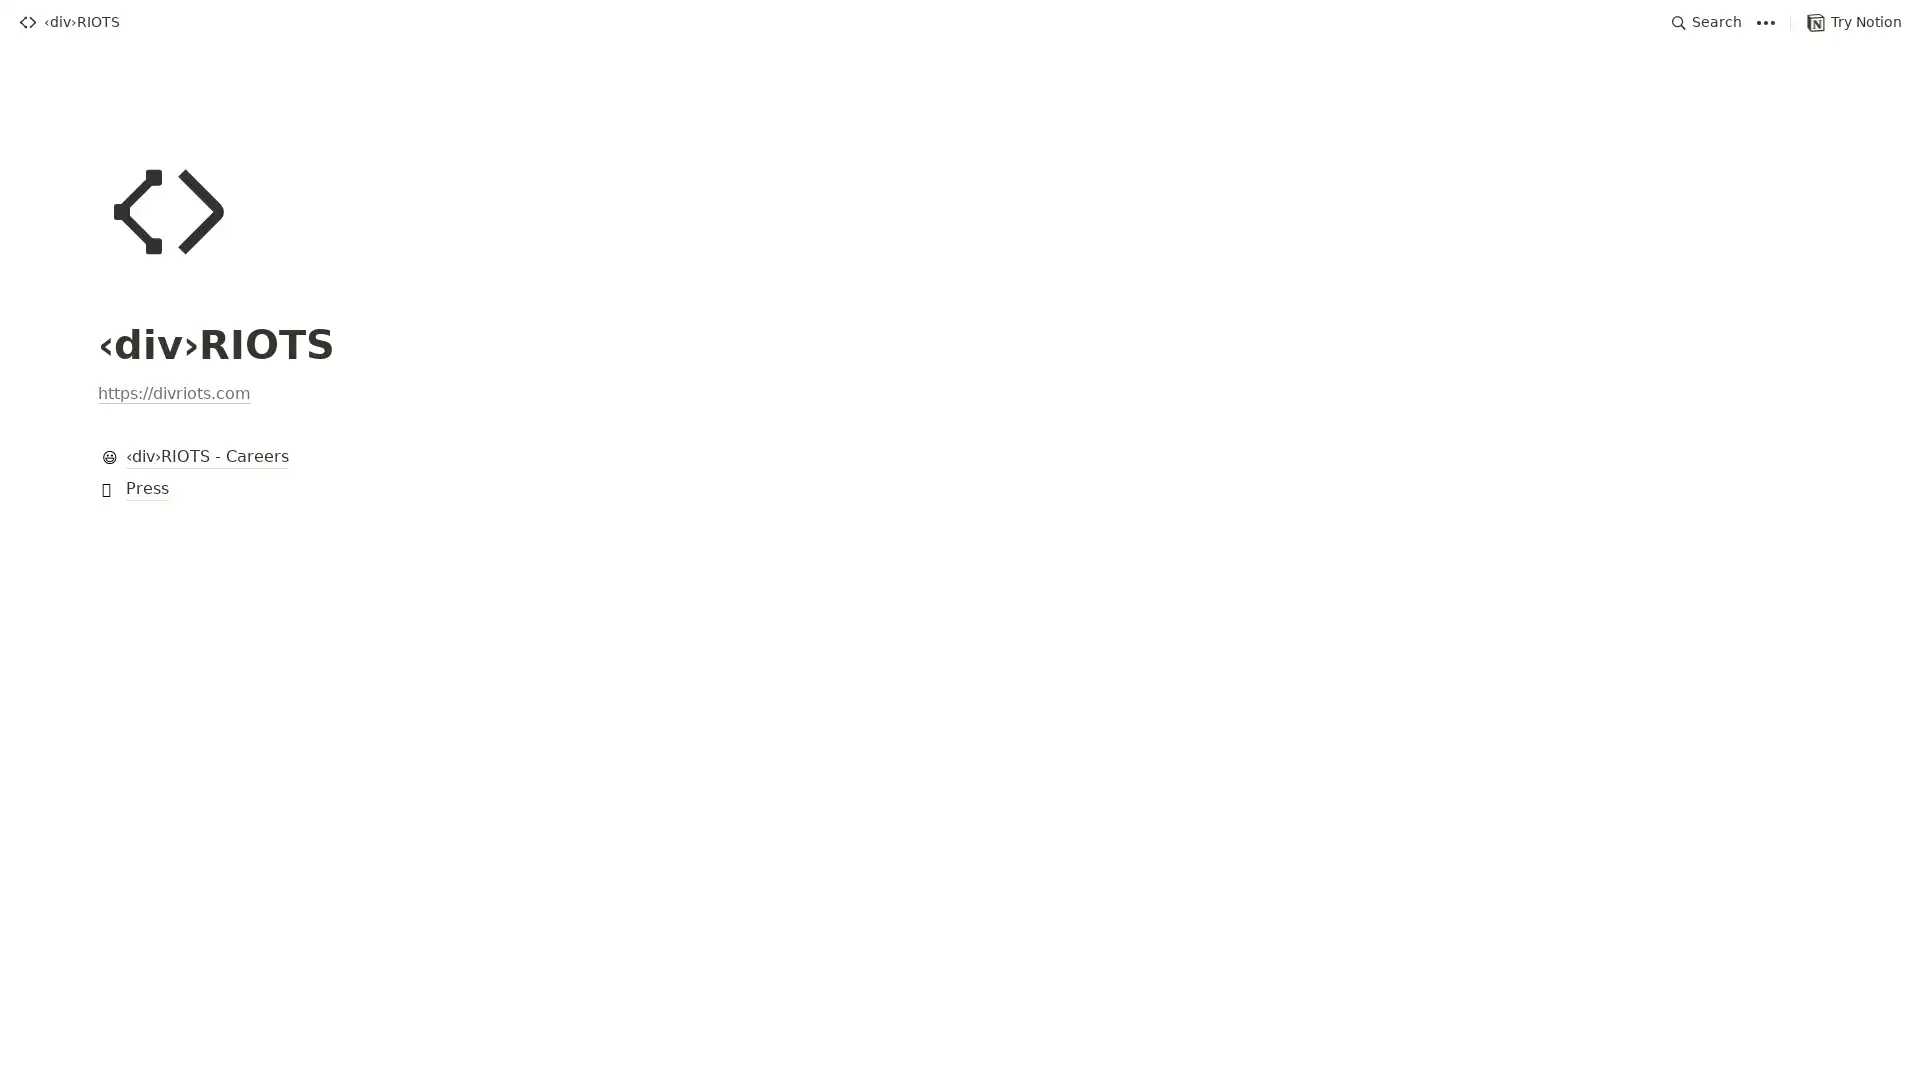 The width and height of the screenshot is (1920, 1080). Describe the element at coordinates (1853, 22) in the screenshot. I see `Try Notion` at that location.